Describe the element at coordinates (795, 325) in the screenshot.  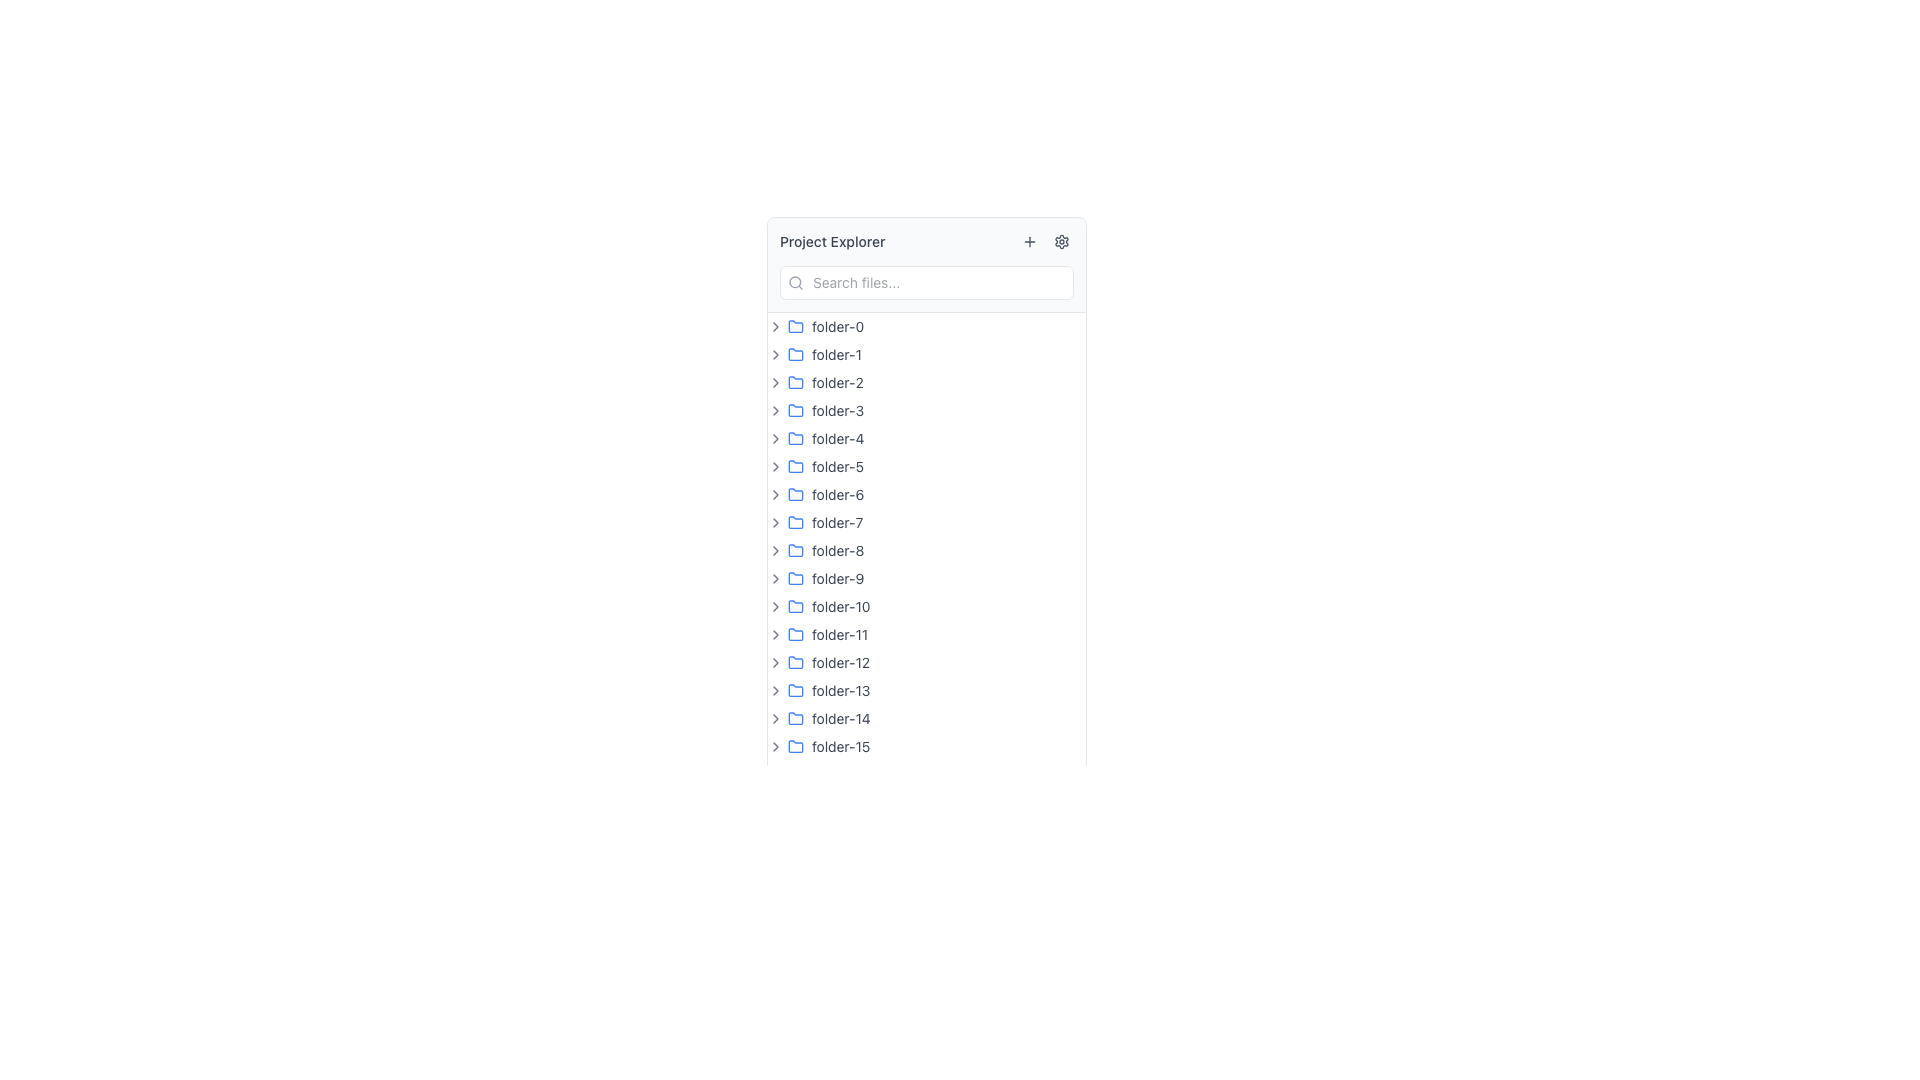
I see `the folder icon located in the 'Project Explorer' panel, which precedes the label 'folder-0'` at that location.